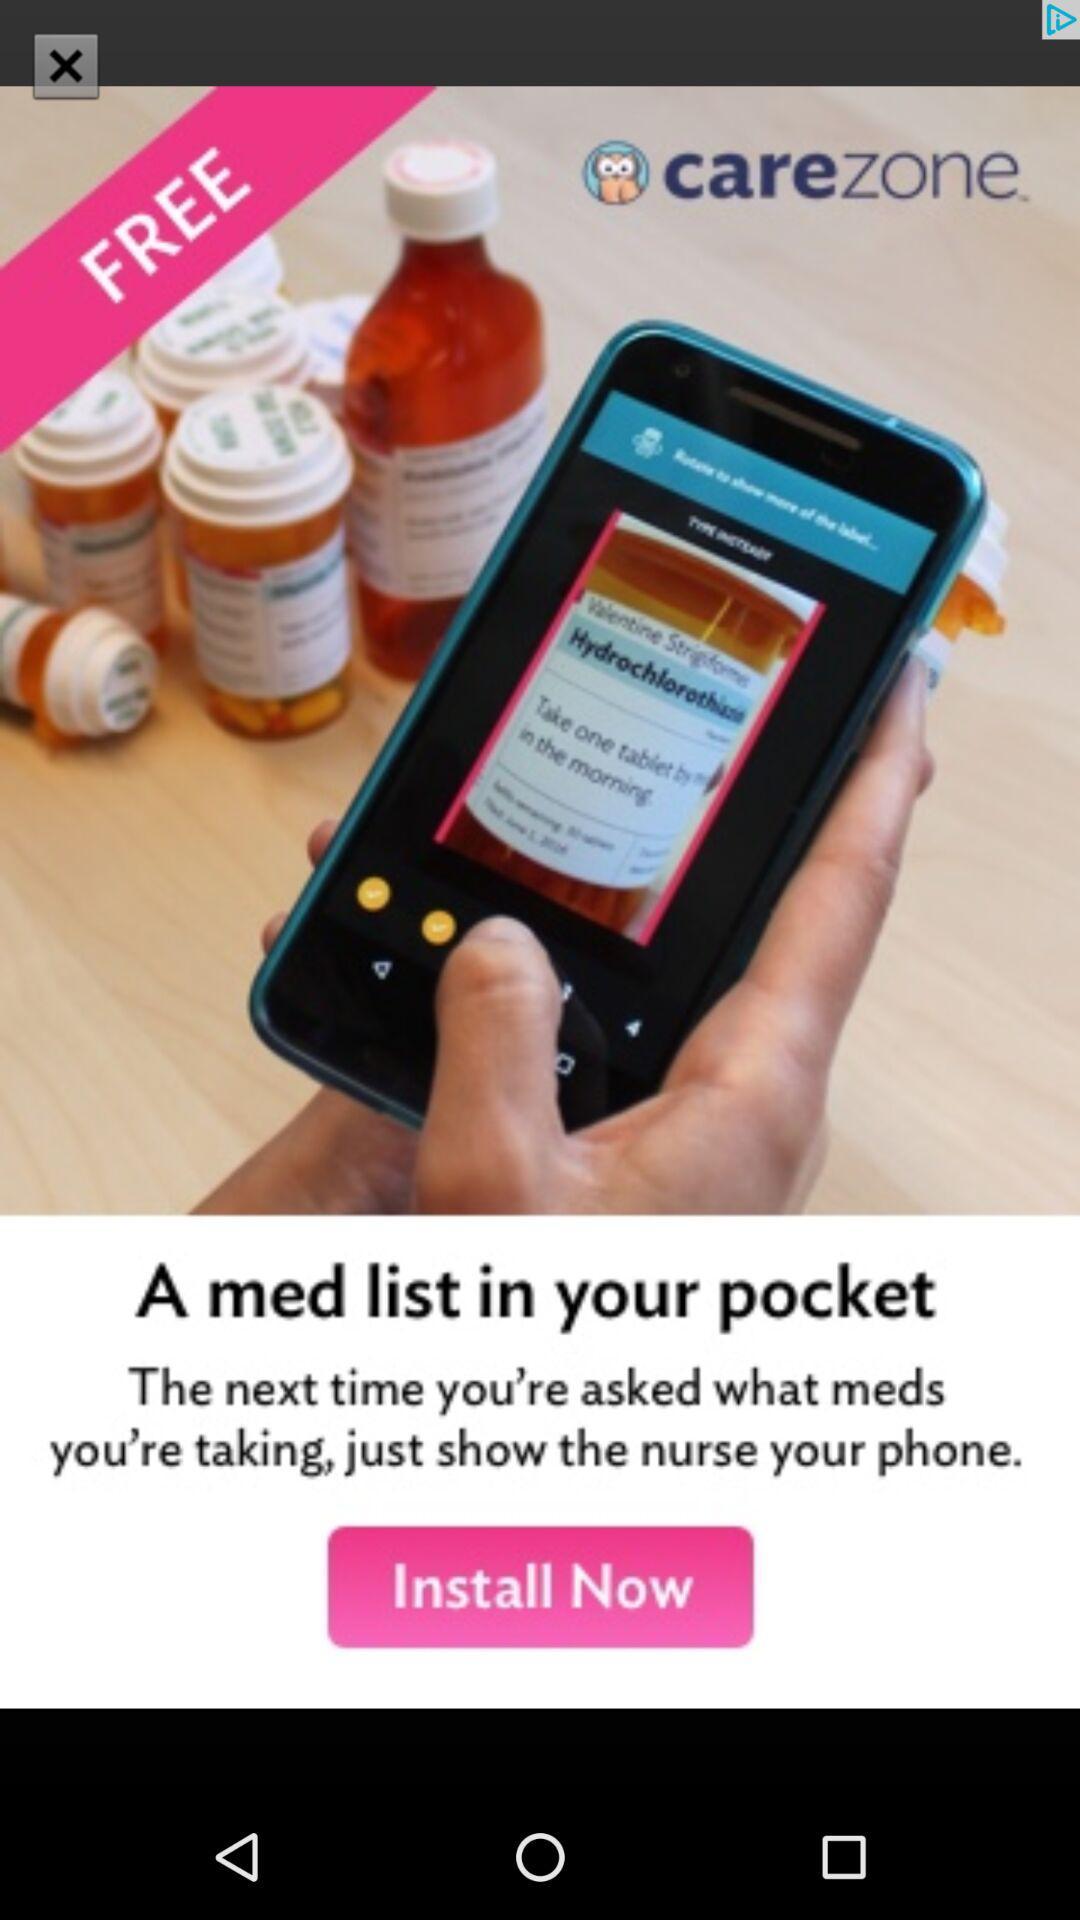 The height and width of the screenshot is (1920, 1080). What do you see at coordinates (64, 70) in the screenshot?
I see `the close icon` at bounding box center [64, 70].